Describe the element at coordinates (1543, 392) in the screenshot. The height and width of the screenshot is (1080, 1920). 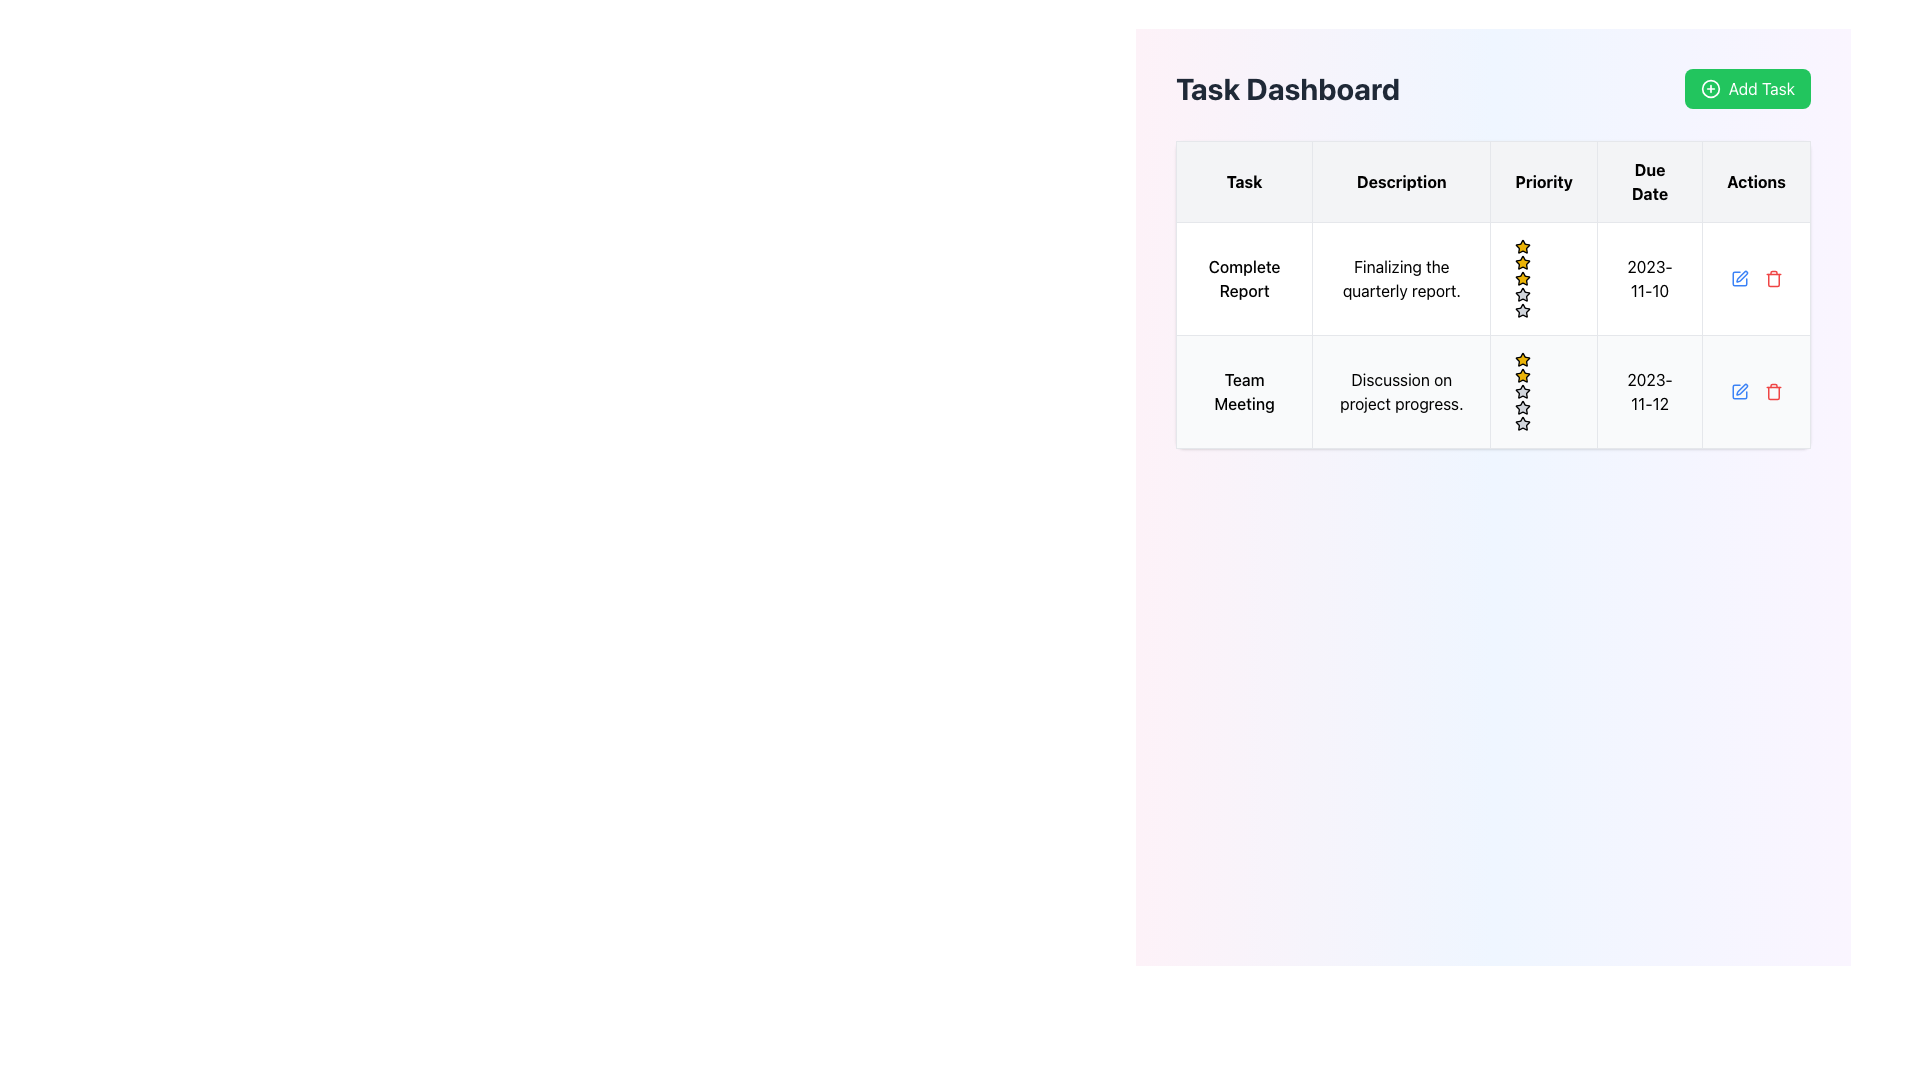
I see `one of the yellow star icons in the Rating Stars element to update the rating for the 'Team Meeting' task in the 'Priority' column of the Task Dashboard` at that location.